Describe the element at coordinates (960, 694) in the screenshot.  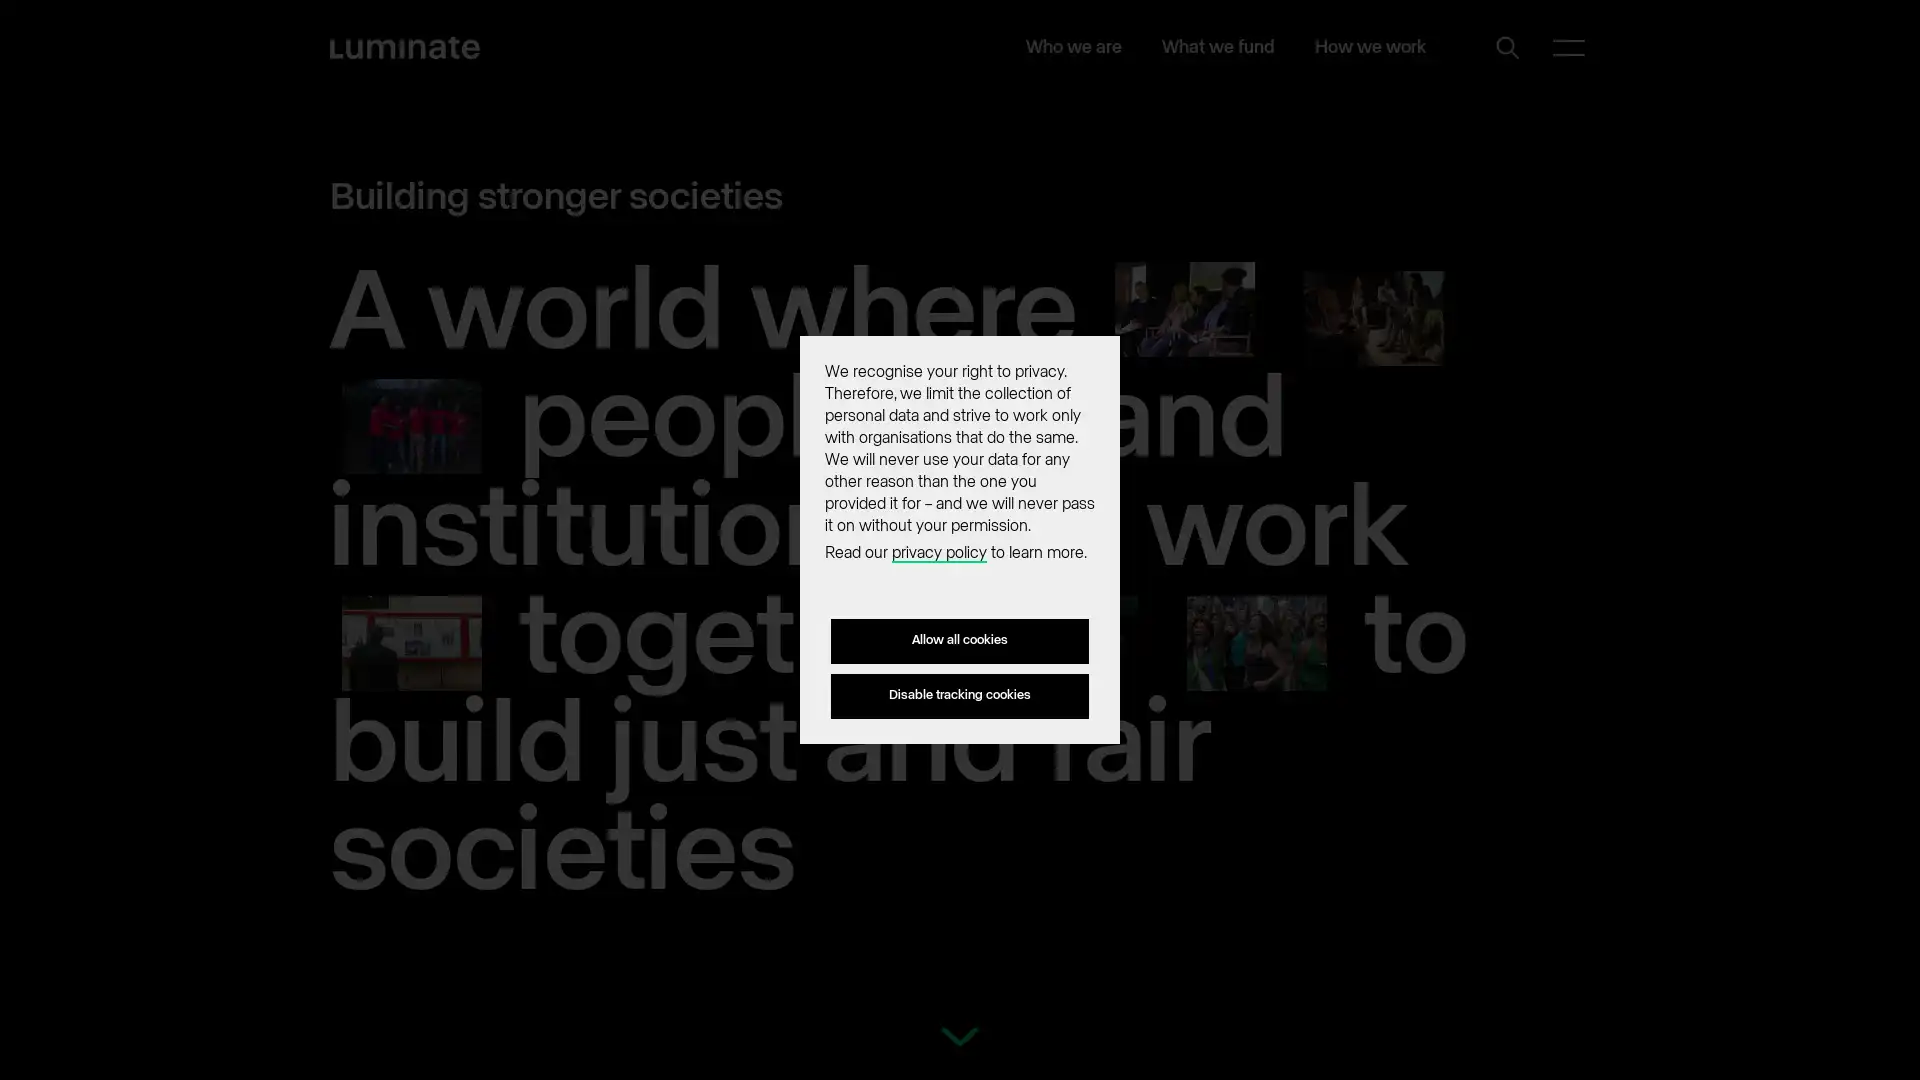
I see `Disable tracking cookies` at that location.